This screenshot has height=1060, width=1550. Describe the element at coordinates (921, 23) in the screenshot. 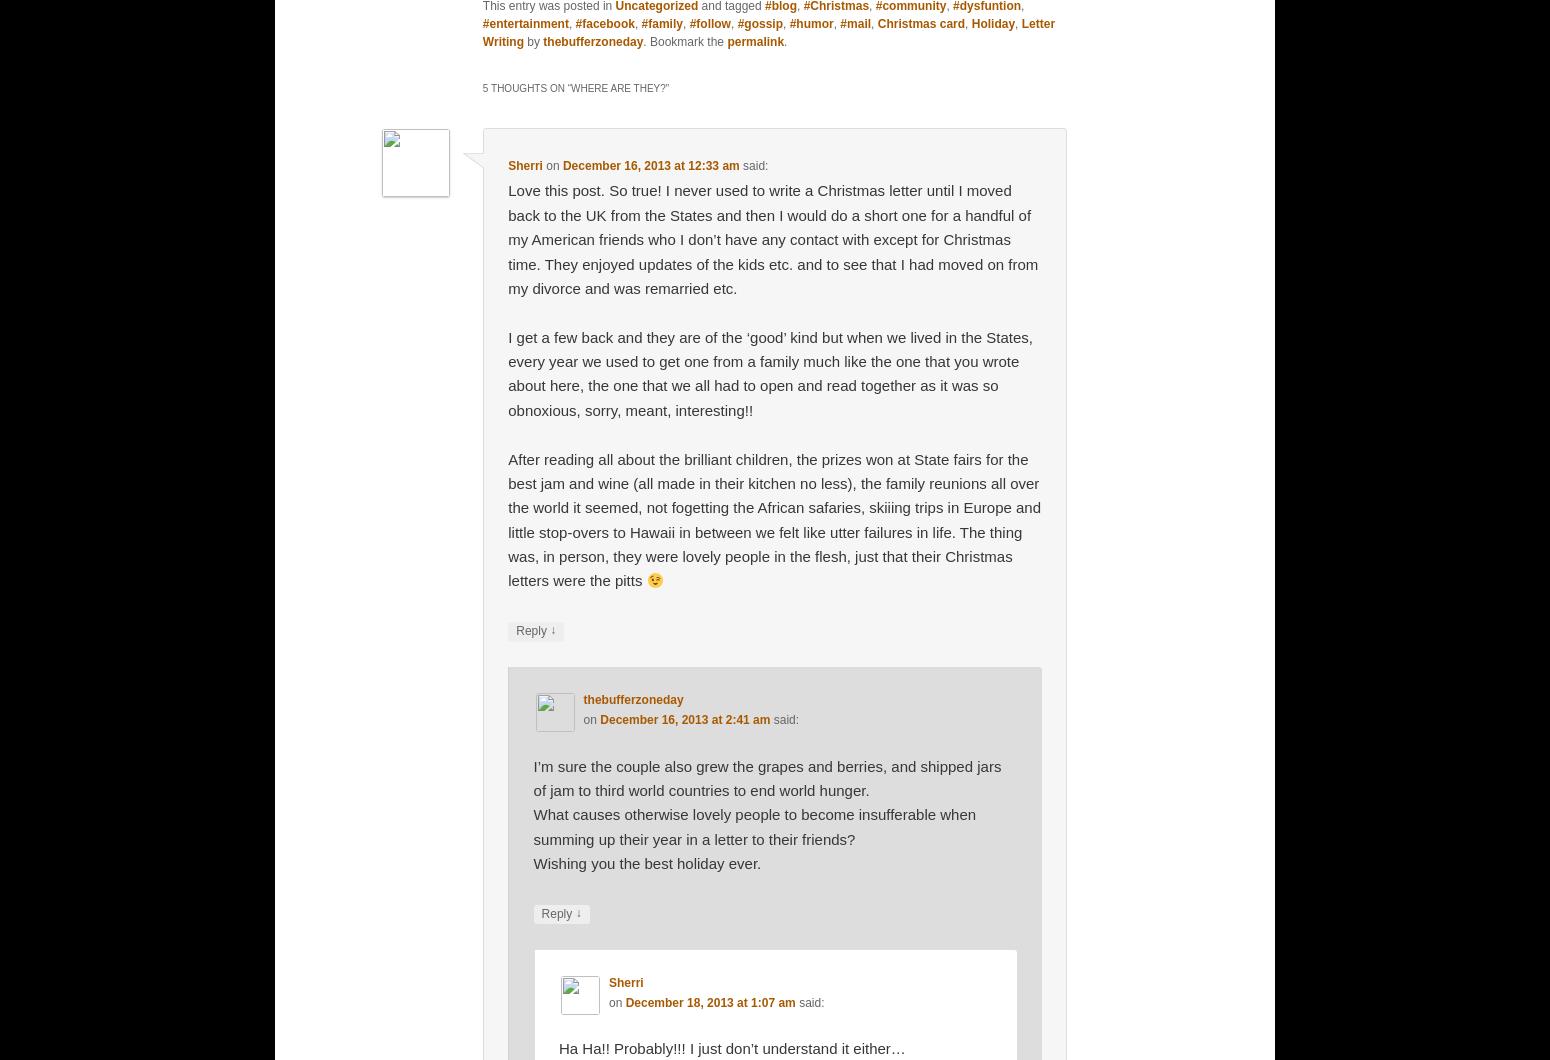

I see `'Christmas card'` at that location.